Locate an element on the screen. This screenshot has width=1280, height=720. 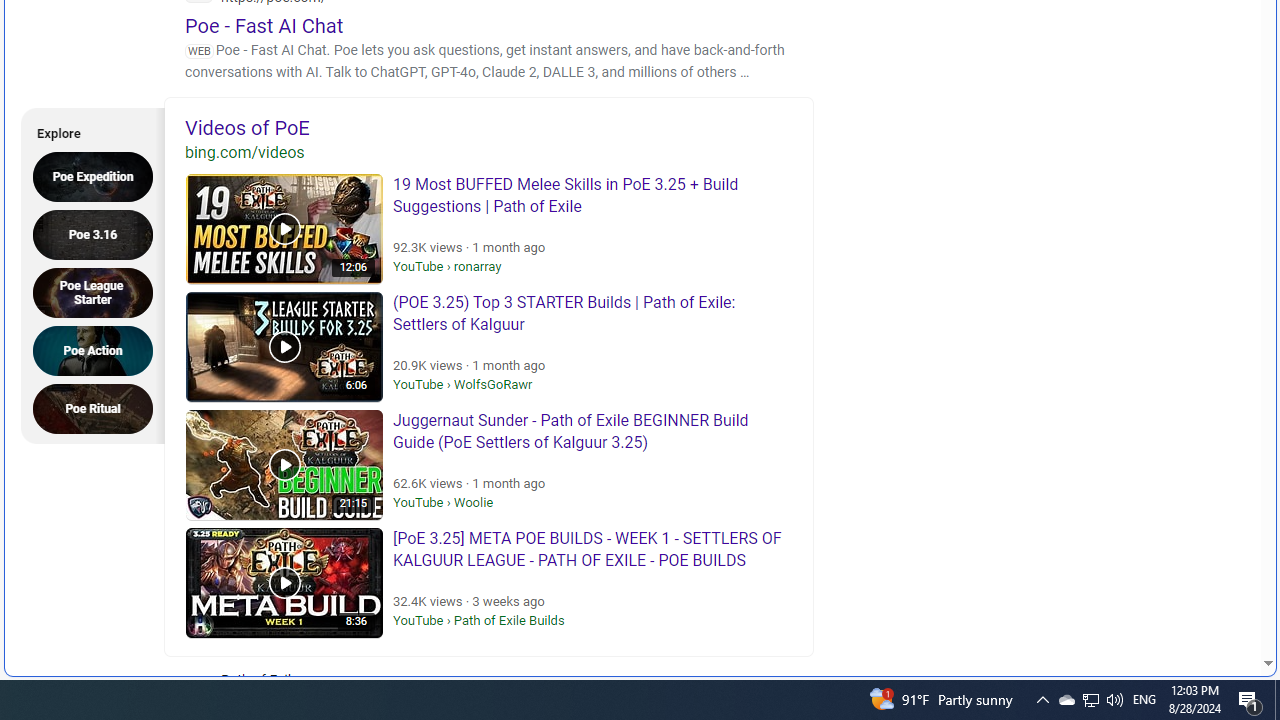
'Poe Action' is located at coordinates (98, 349).